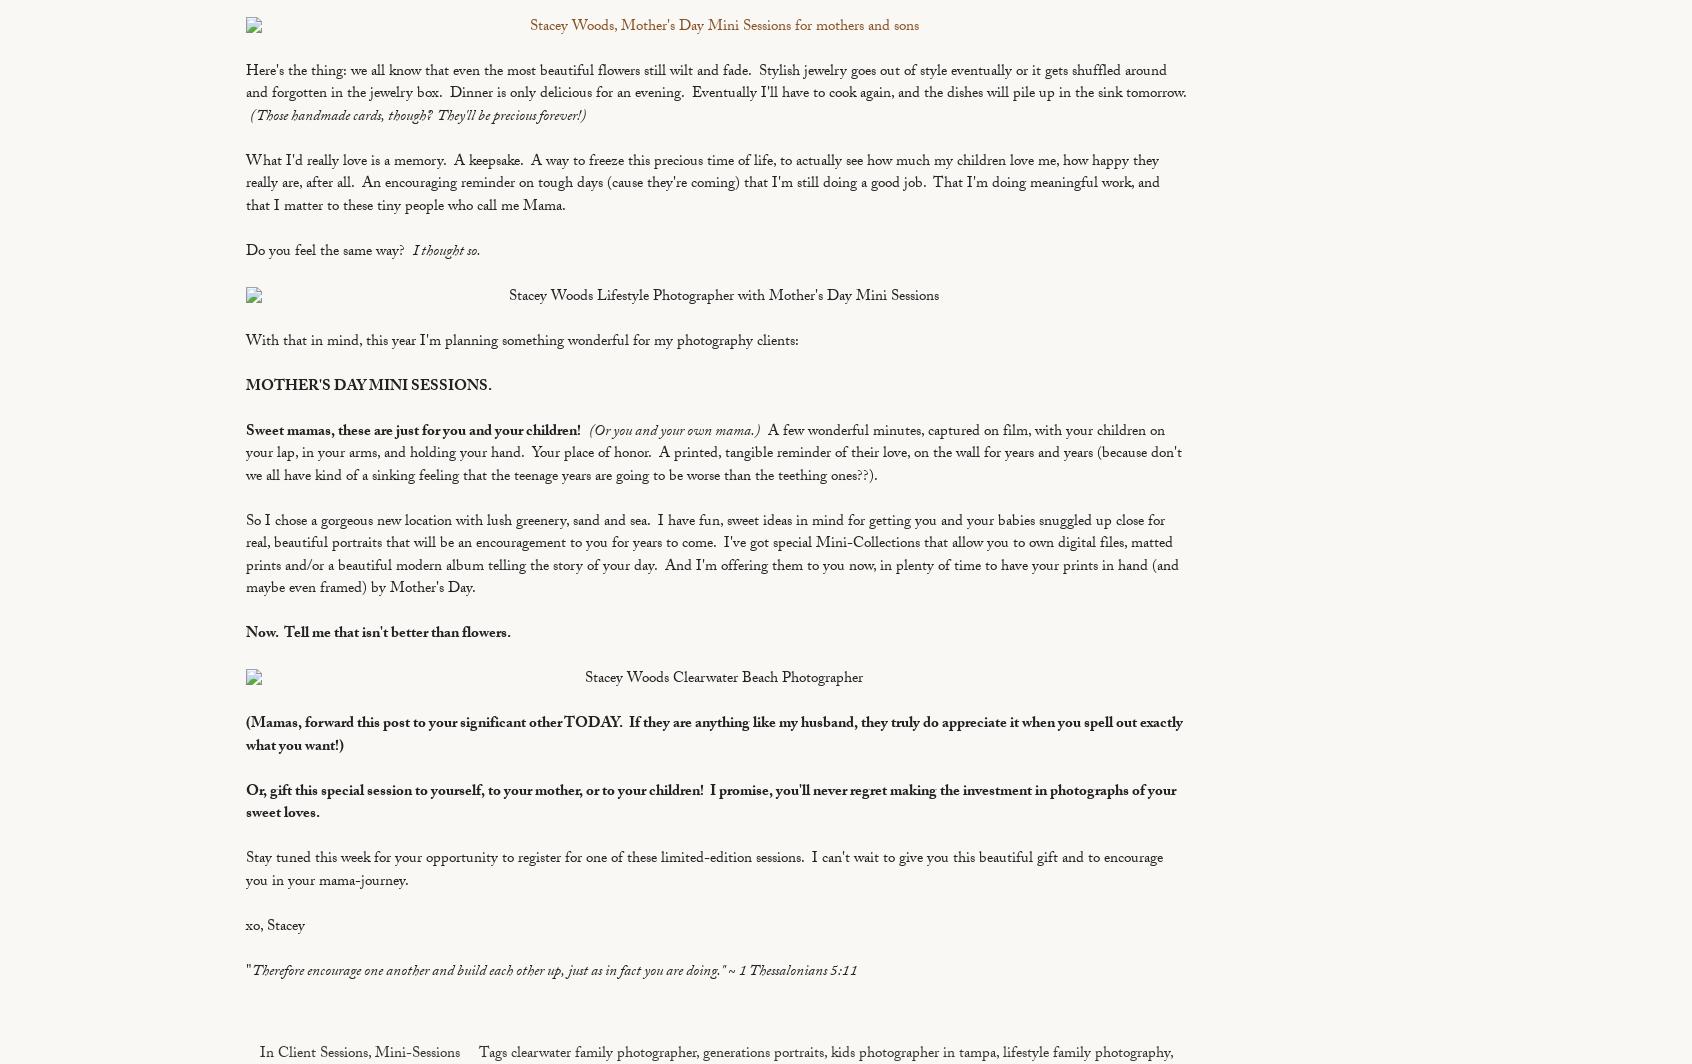  What do you see at coordinates (713, 454) in the screenshot?
I see `'A few wonderful minutes, captured on film, with your children on your lap, in your arms, and holding your hand.  Your place of honor.  A printed, tangible reminder of their love, on the wall for years and years (because don't we all have kind of a sinking feeling that the teenage years are going to be worse than the teething ones??).'` at bounding box center [713, 454].